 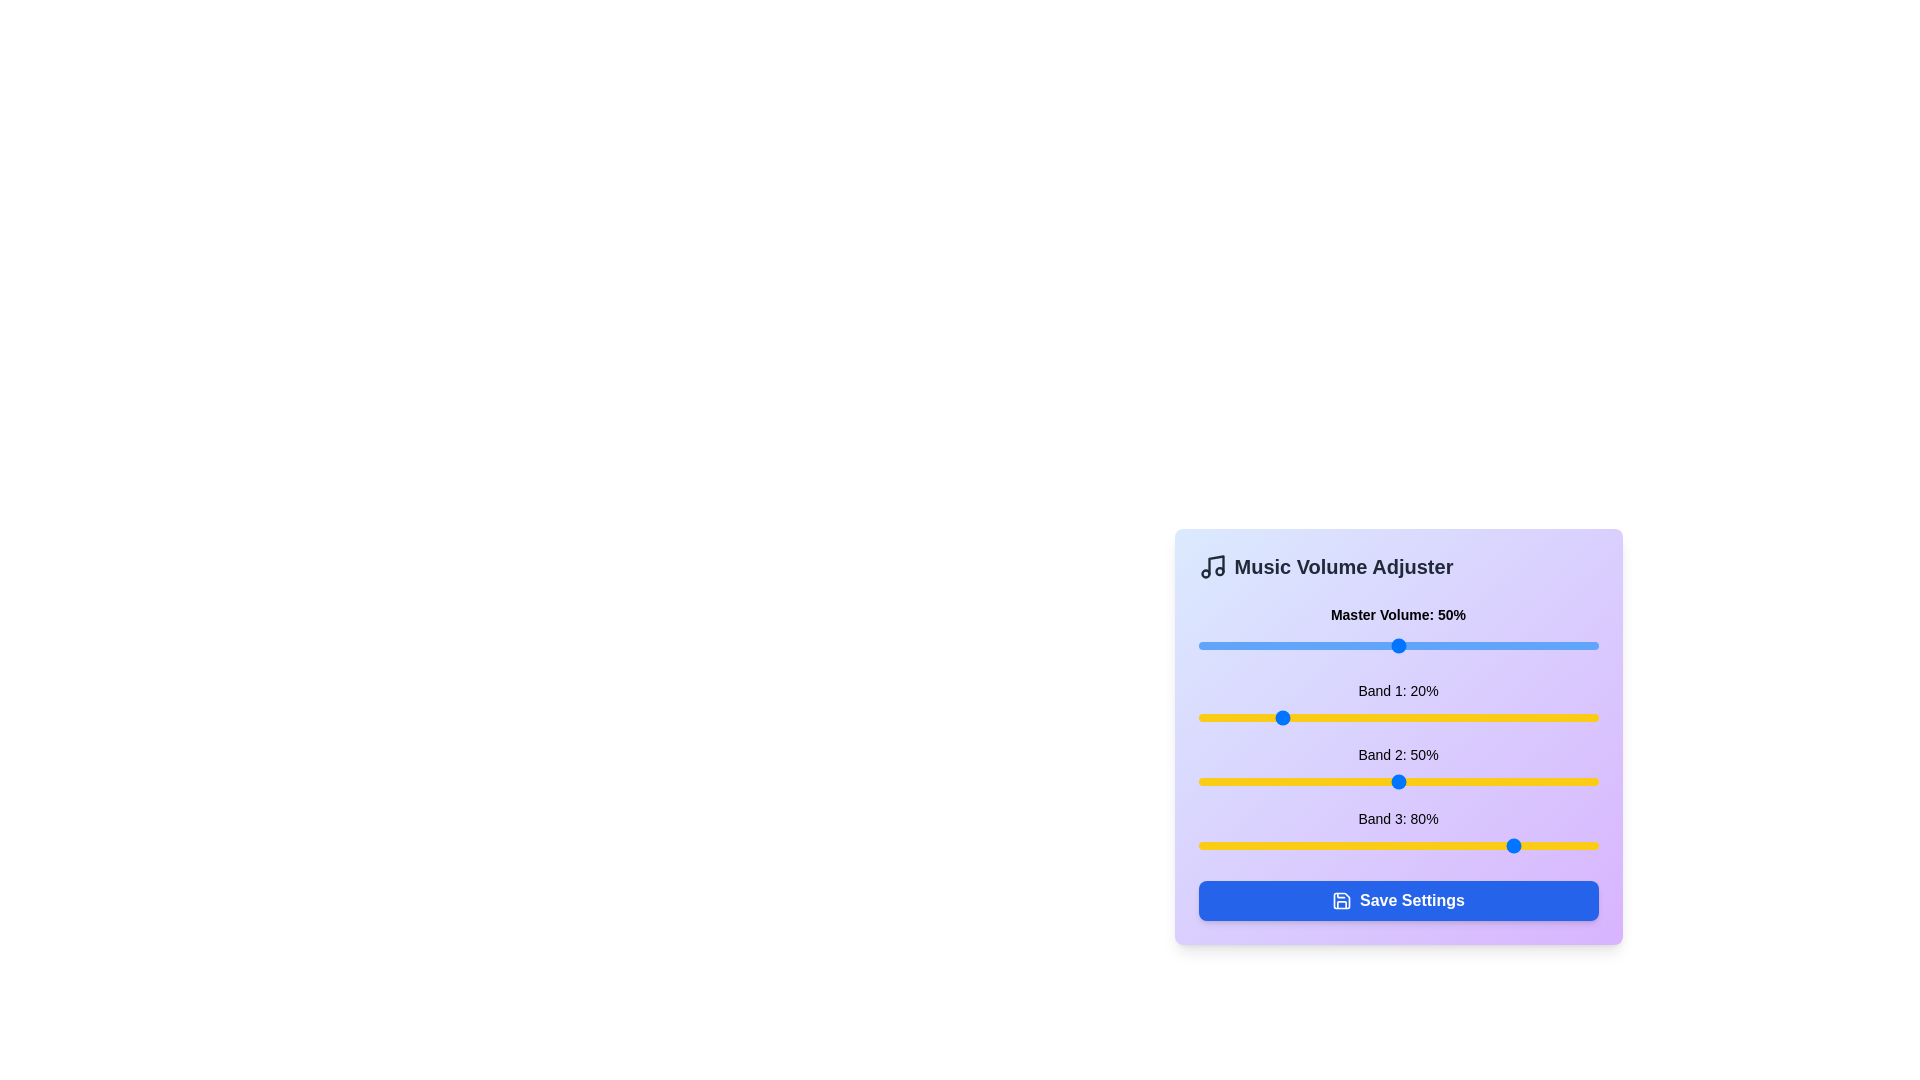 I want to click on Band 2's volume, so click(x=1490, y=781).